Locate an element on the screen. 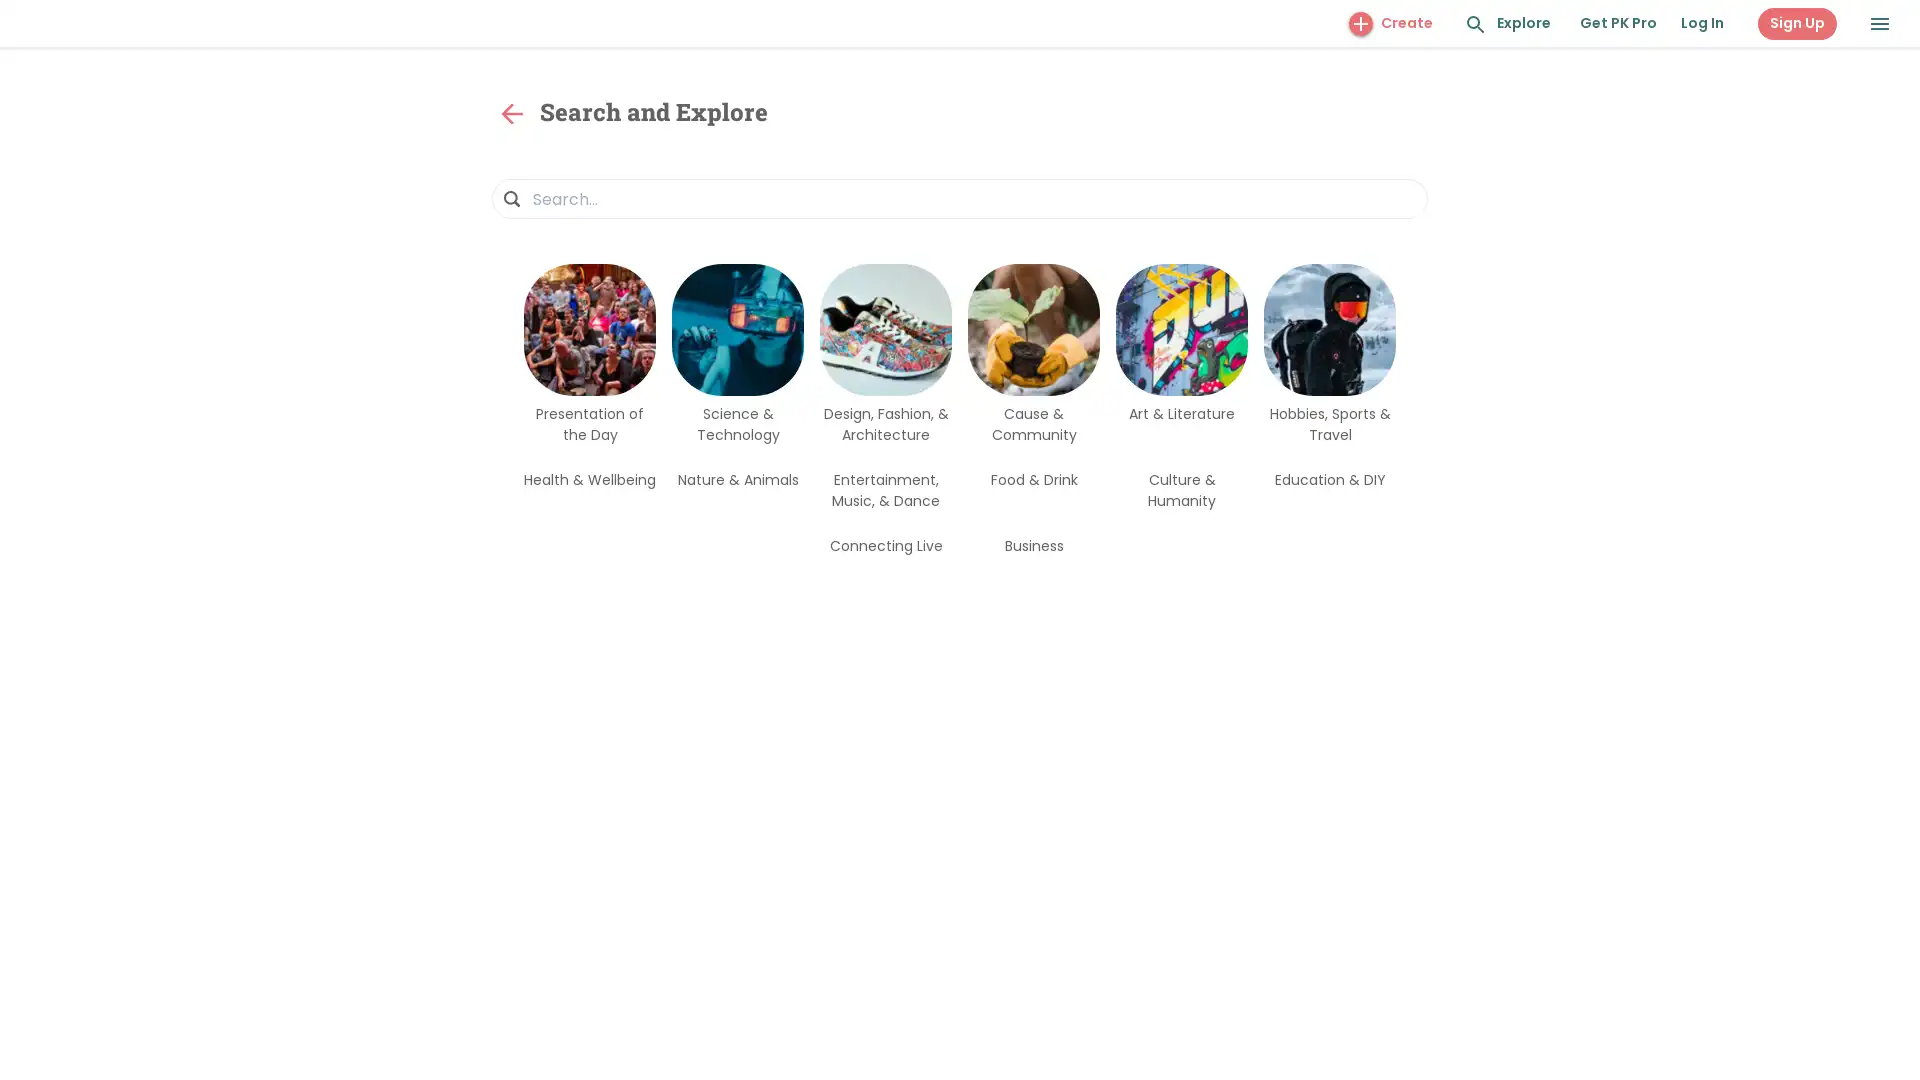 Image resolution: width=1920 pixels, height=1080 pixels. Sign Up is located at coordinates (1797, 23).